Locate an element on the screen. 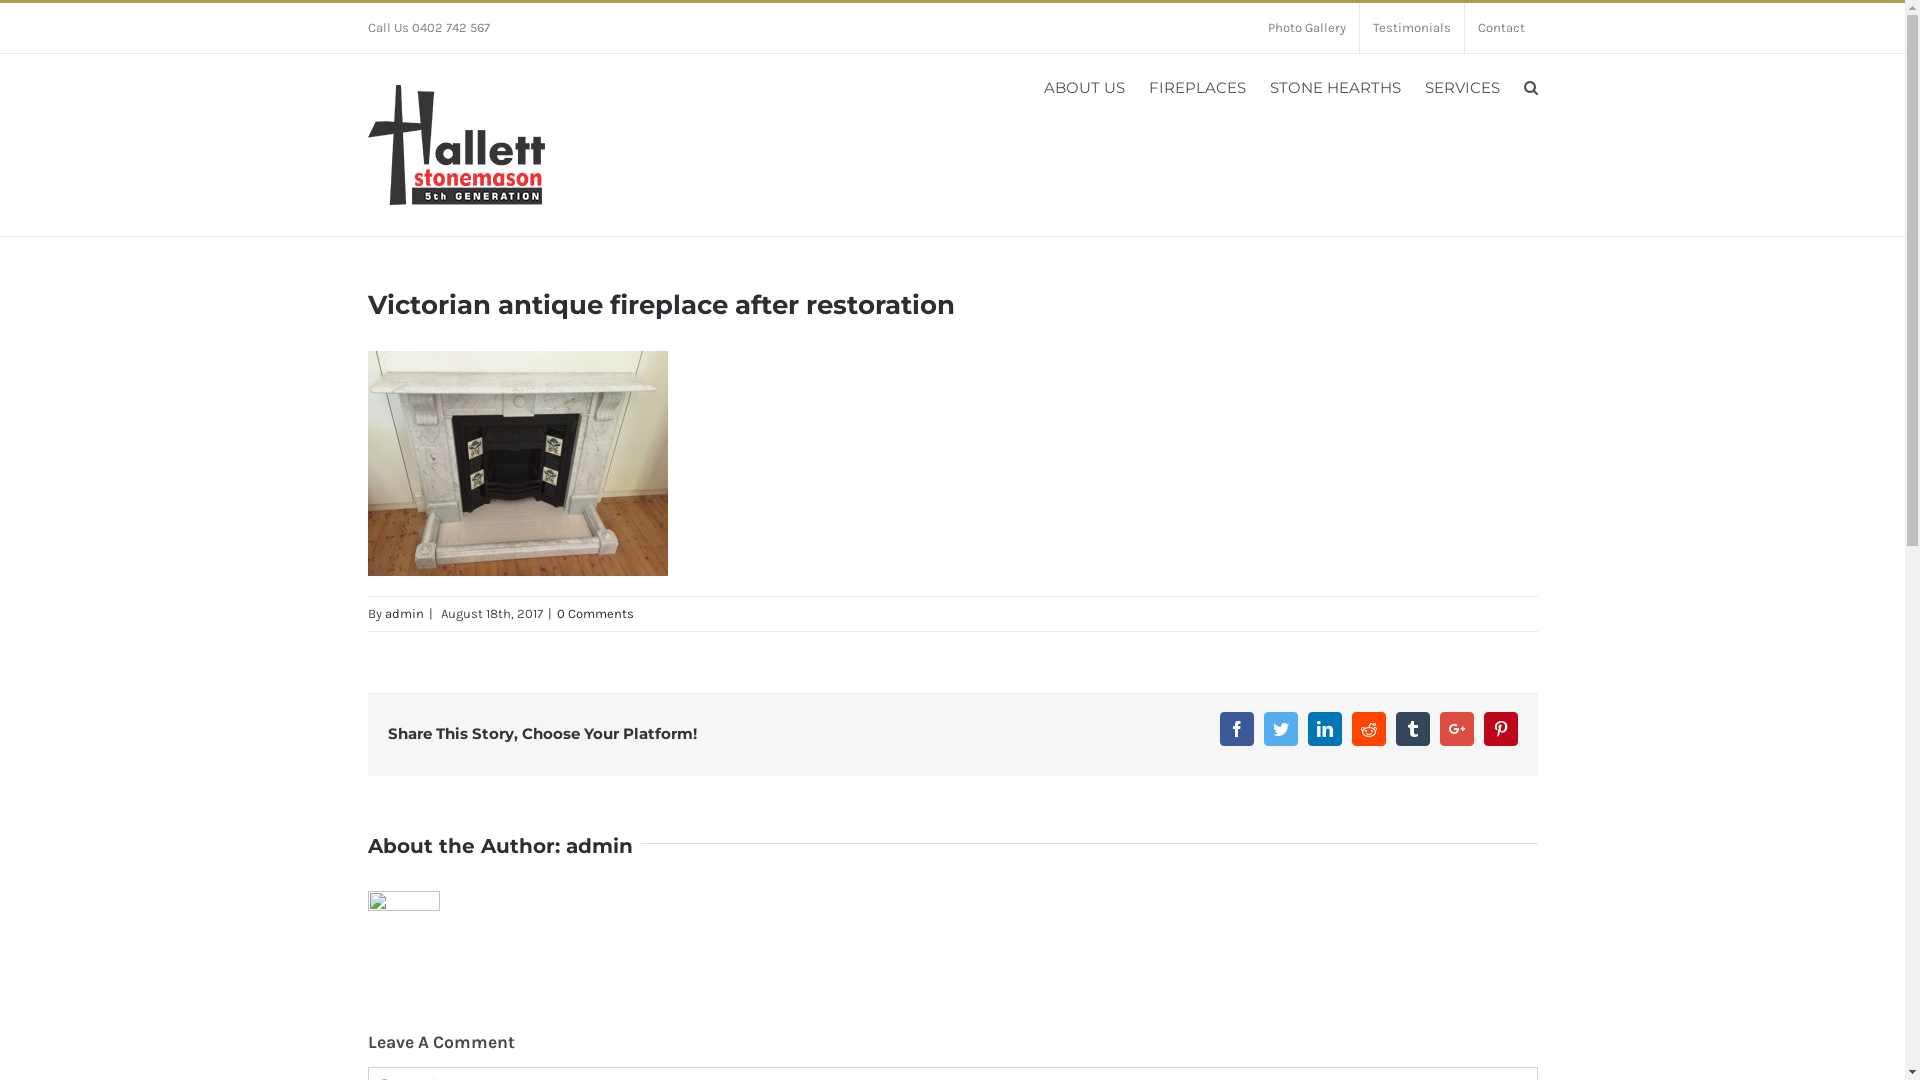 This screenshot has height=1080, width=1920. 'SERVICES' is located at coordinates (1461, 86).